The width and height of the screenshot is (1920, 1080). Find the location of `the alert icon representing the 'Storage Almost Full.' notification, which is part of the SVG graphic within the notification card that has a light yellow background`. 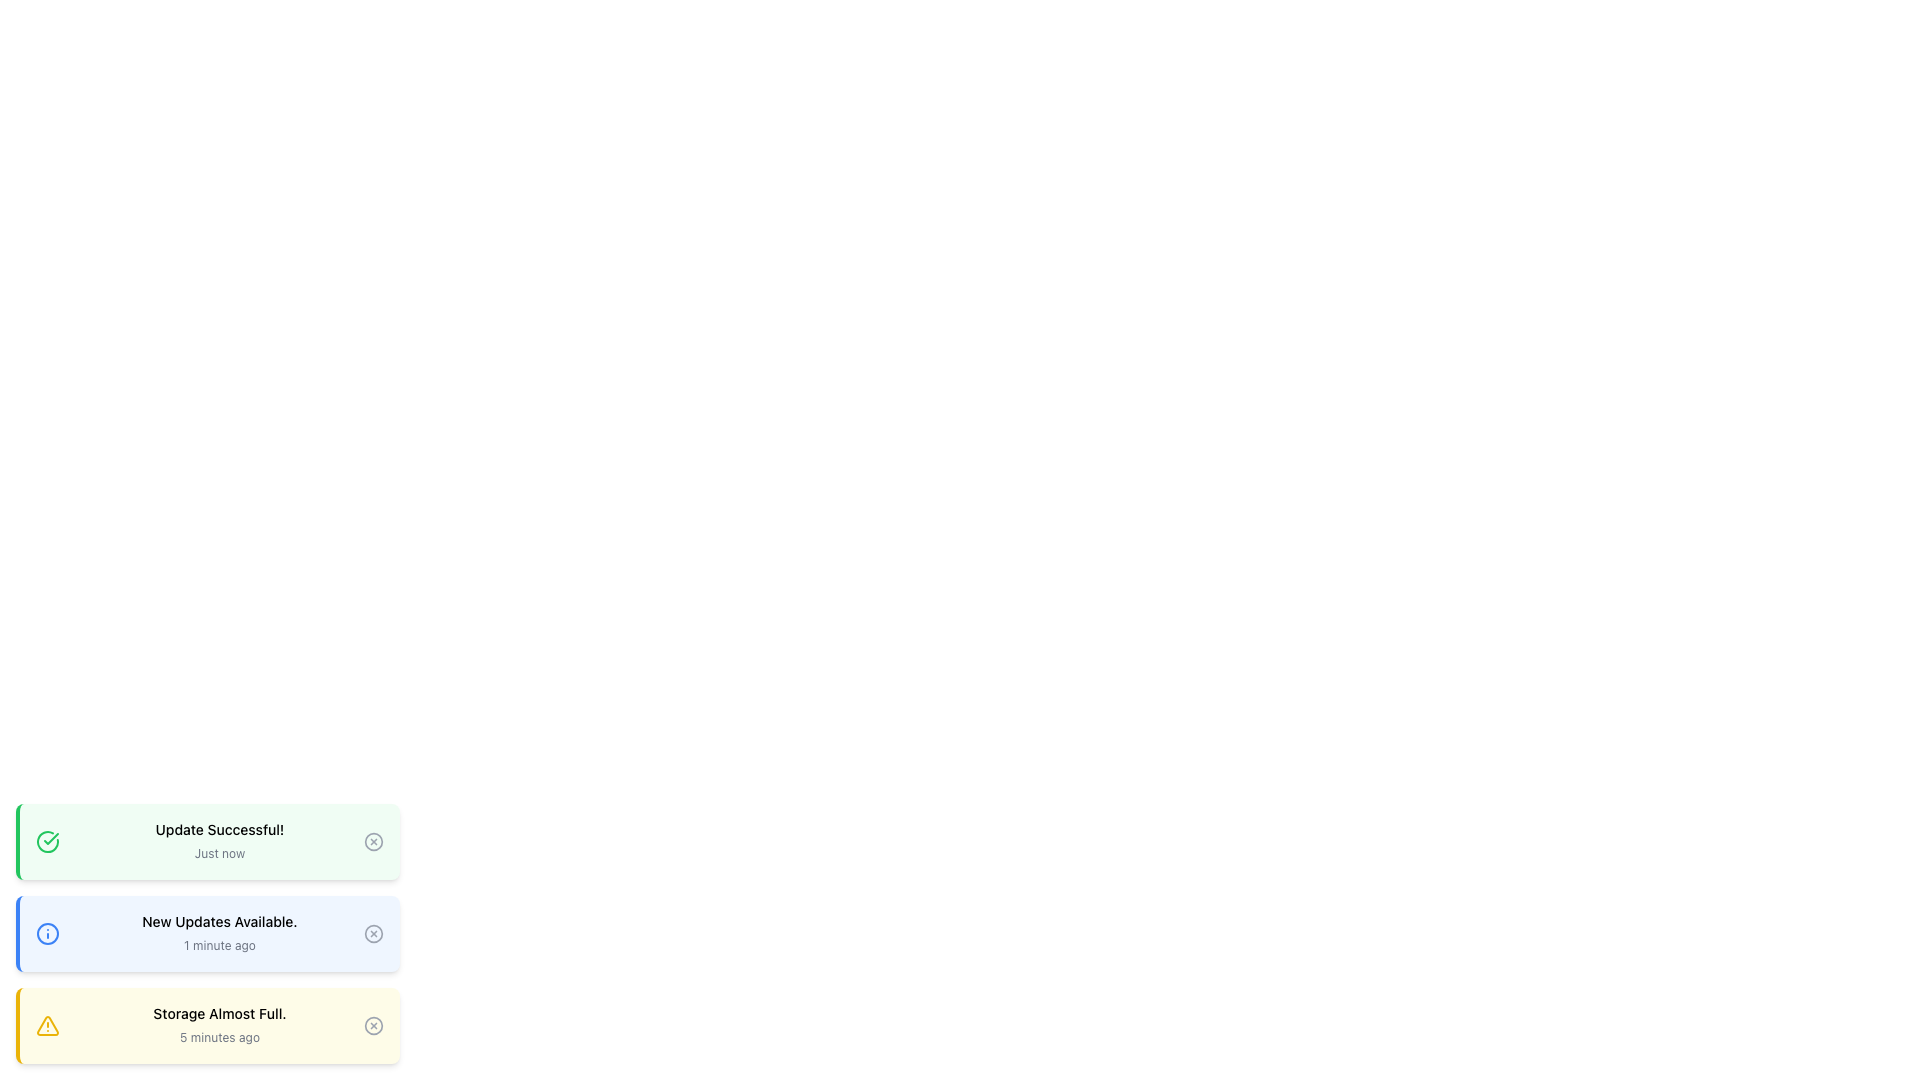

the alert icon representing the 'Storage Almost Full.' notification, which is part of the SVG graphic within the notification card that has a light yellow background is located at coordinates (48, 1026).